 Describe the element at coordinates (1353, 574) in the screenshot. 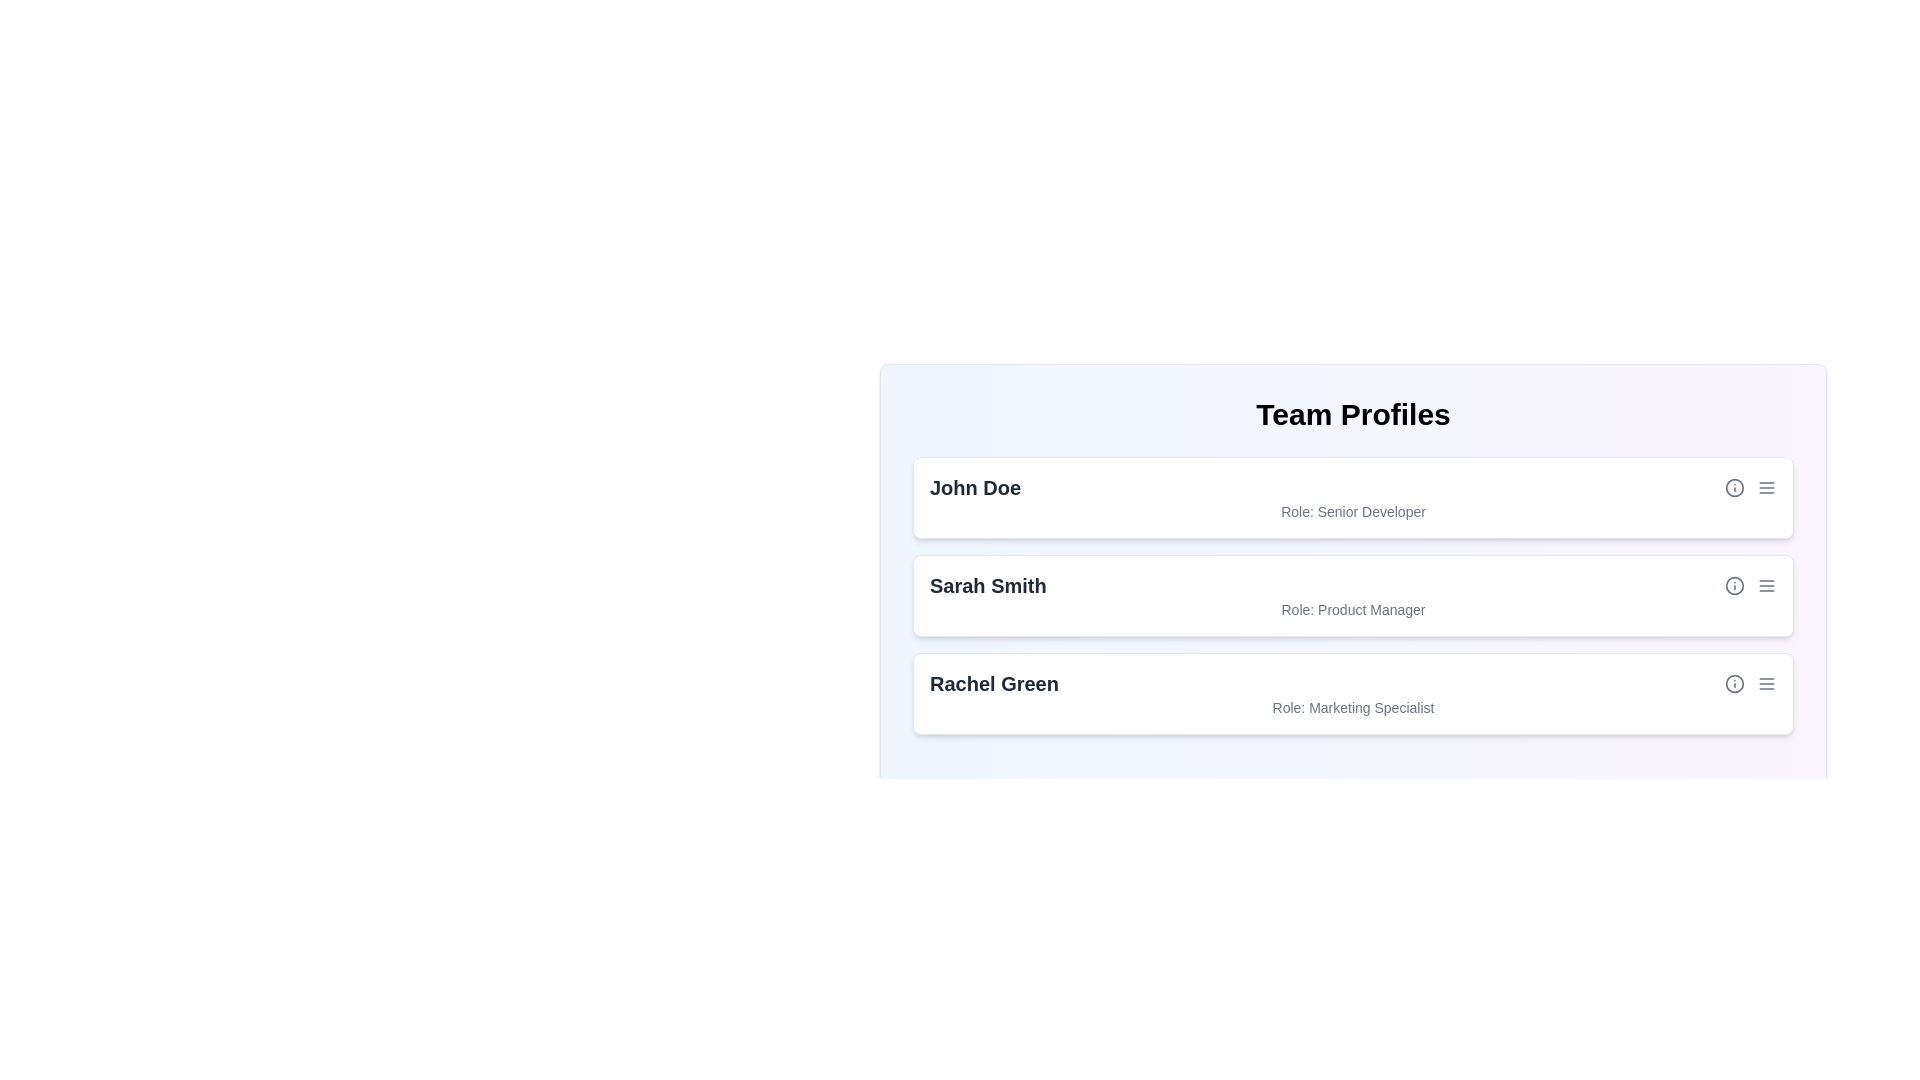

I see `the informational card displaying 'Sarah Smith' and 'Role: Product Manager', which is the second card in a vertically aligned list of three cards` at that location.